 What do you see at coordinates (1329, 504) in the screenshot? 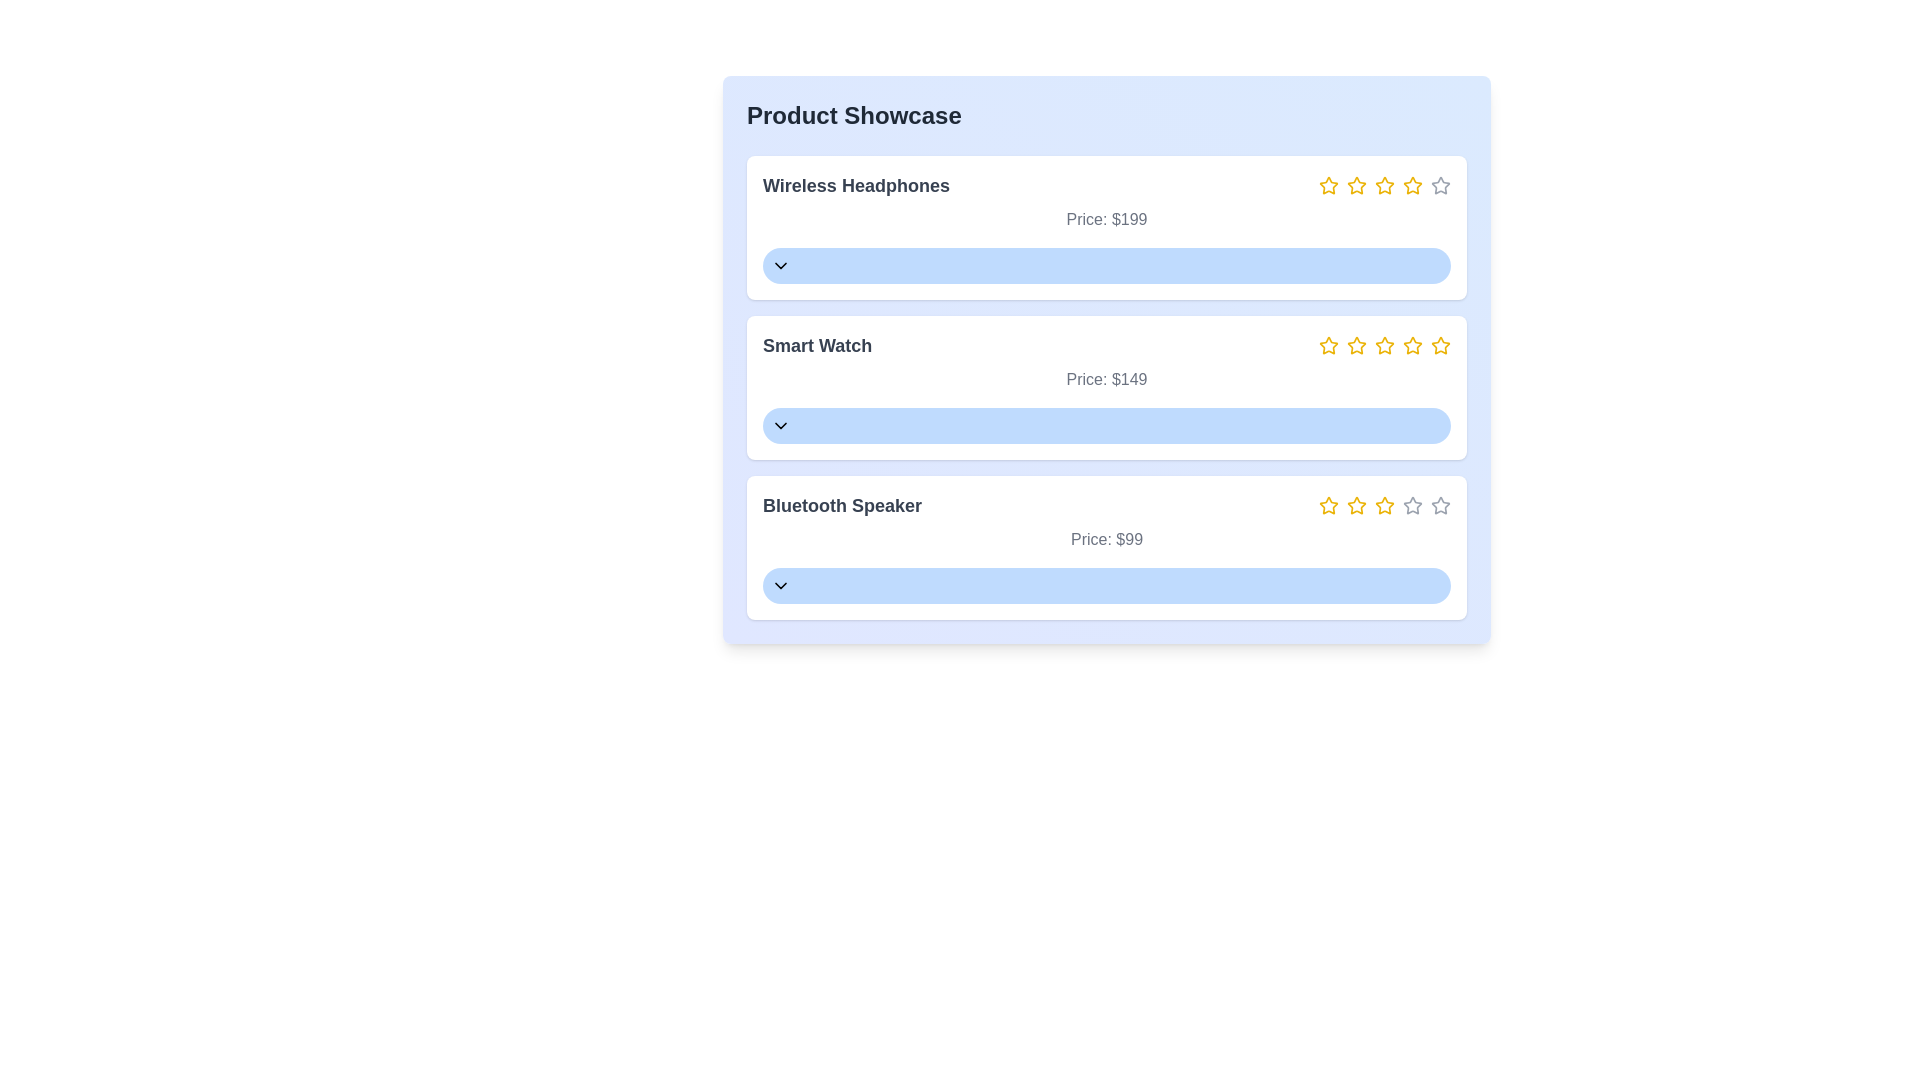
I see `the second star icon in the rating system for the 'Bluetooth Speaker' product` at bounding box center [1329, 504].